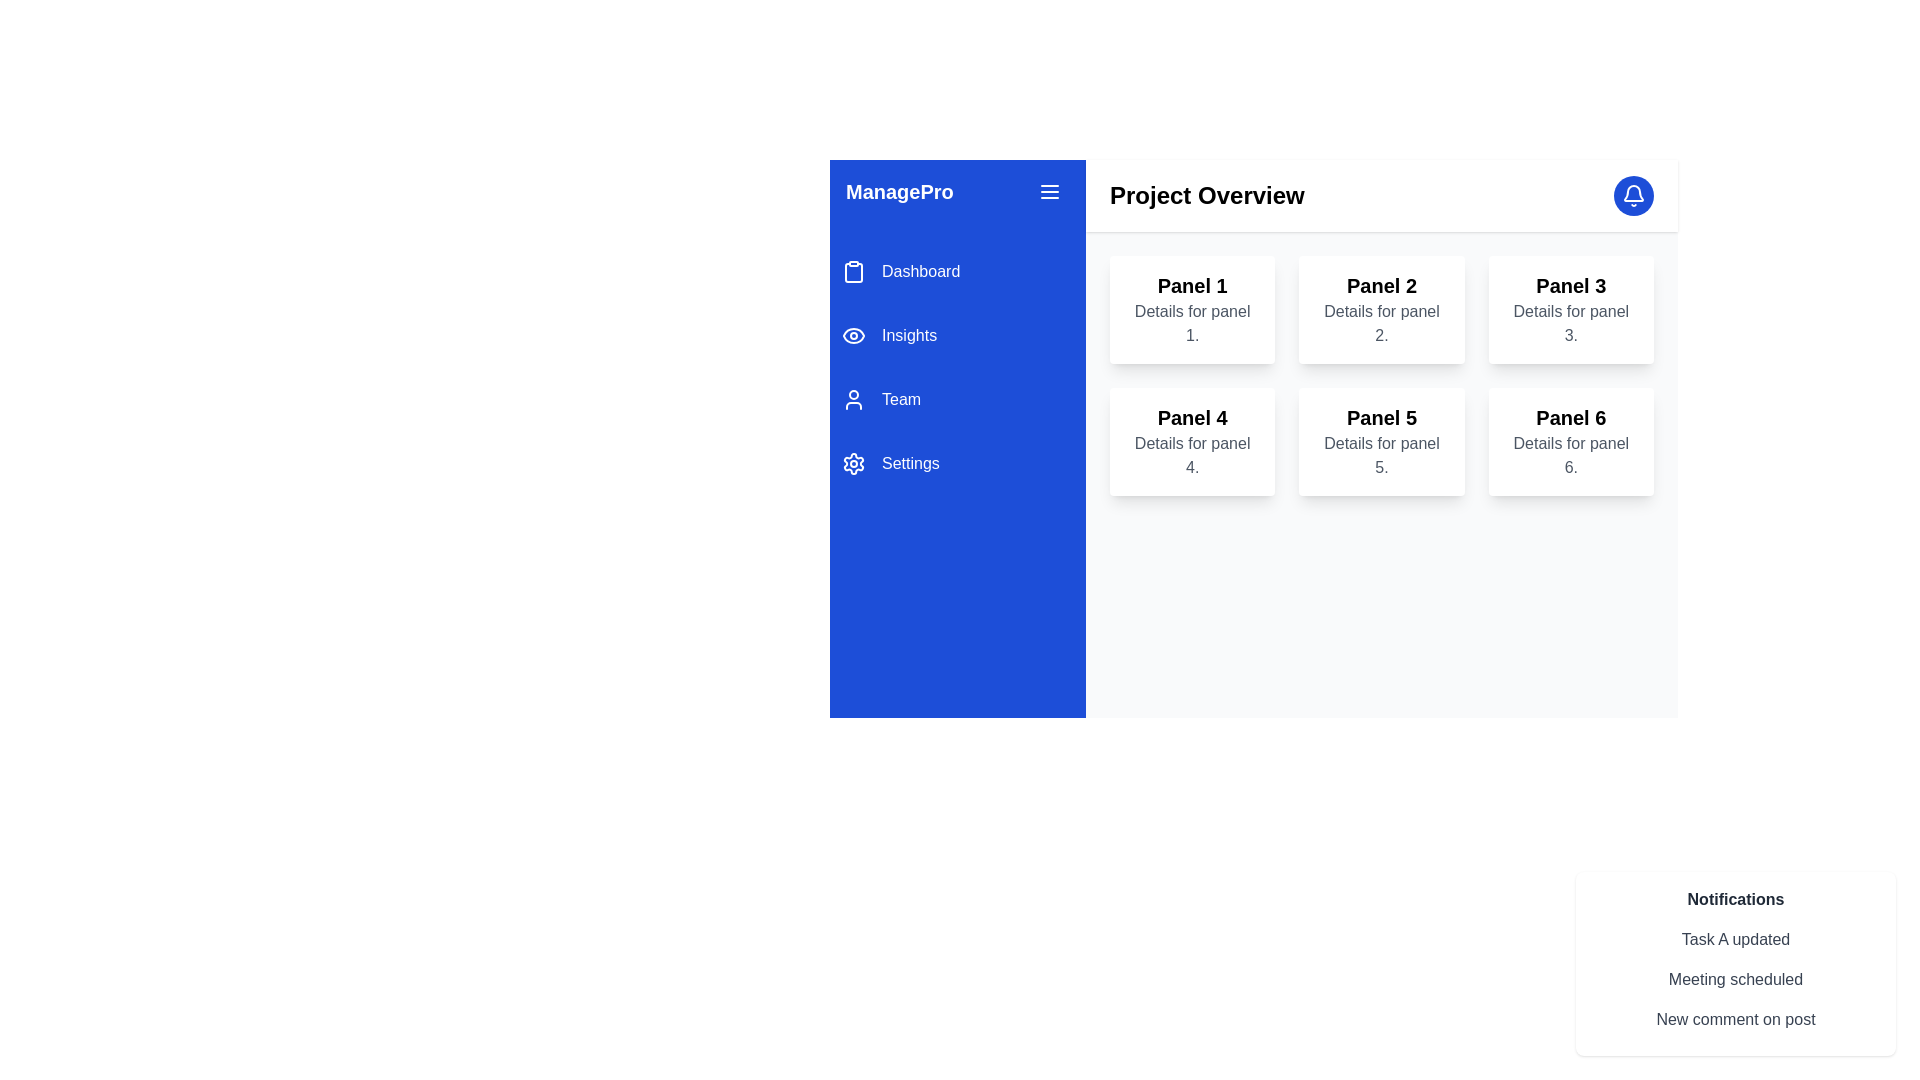 The image size is (1920, 1080). What do you see at coordinates (1192, 285) in the screenshot?
I see `the text label displaying 'Panel 1' in bold, large font at the top of the card interface, which indicates it is clickable` at bounding box center [1192, 285].